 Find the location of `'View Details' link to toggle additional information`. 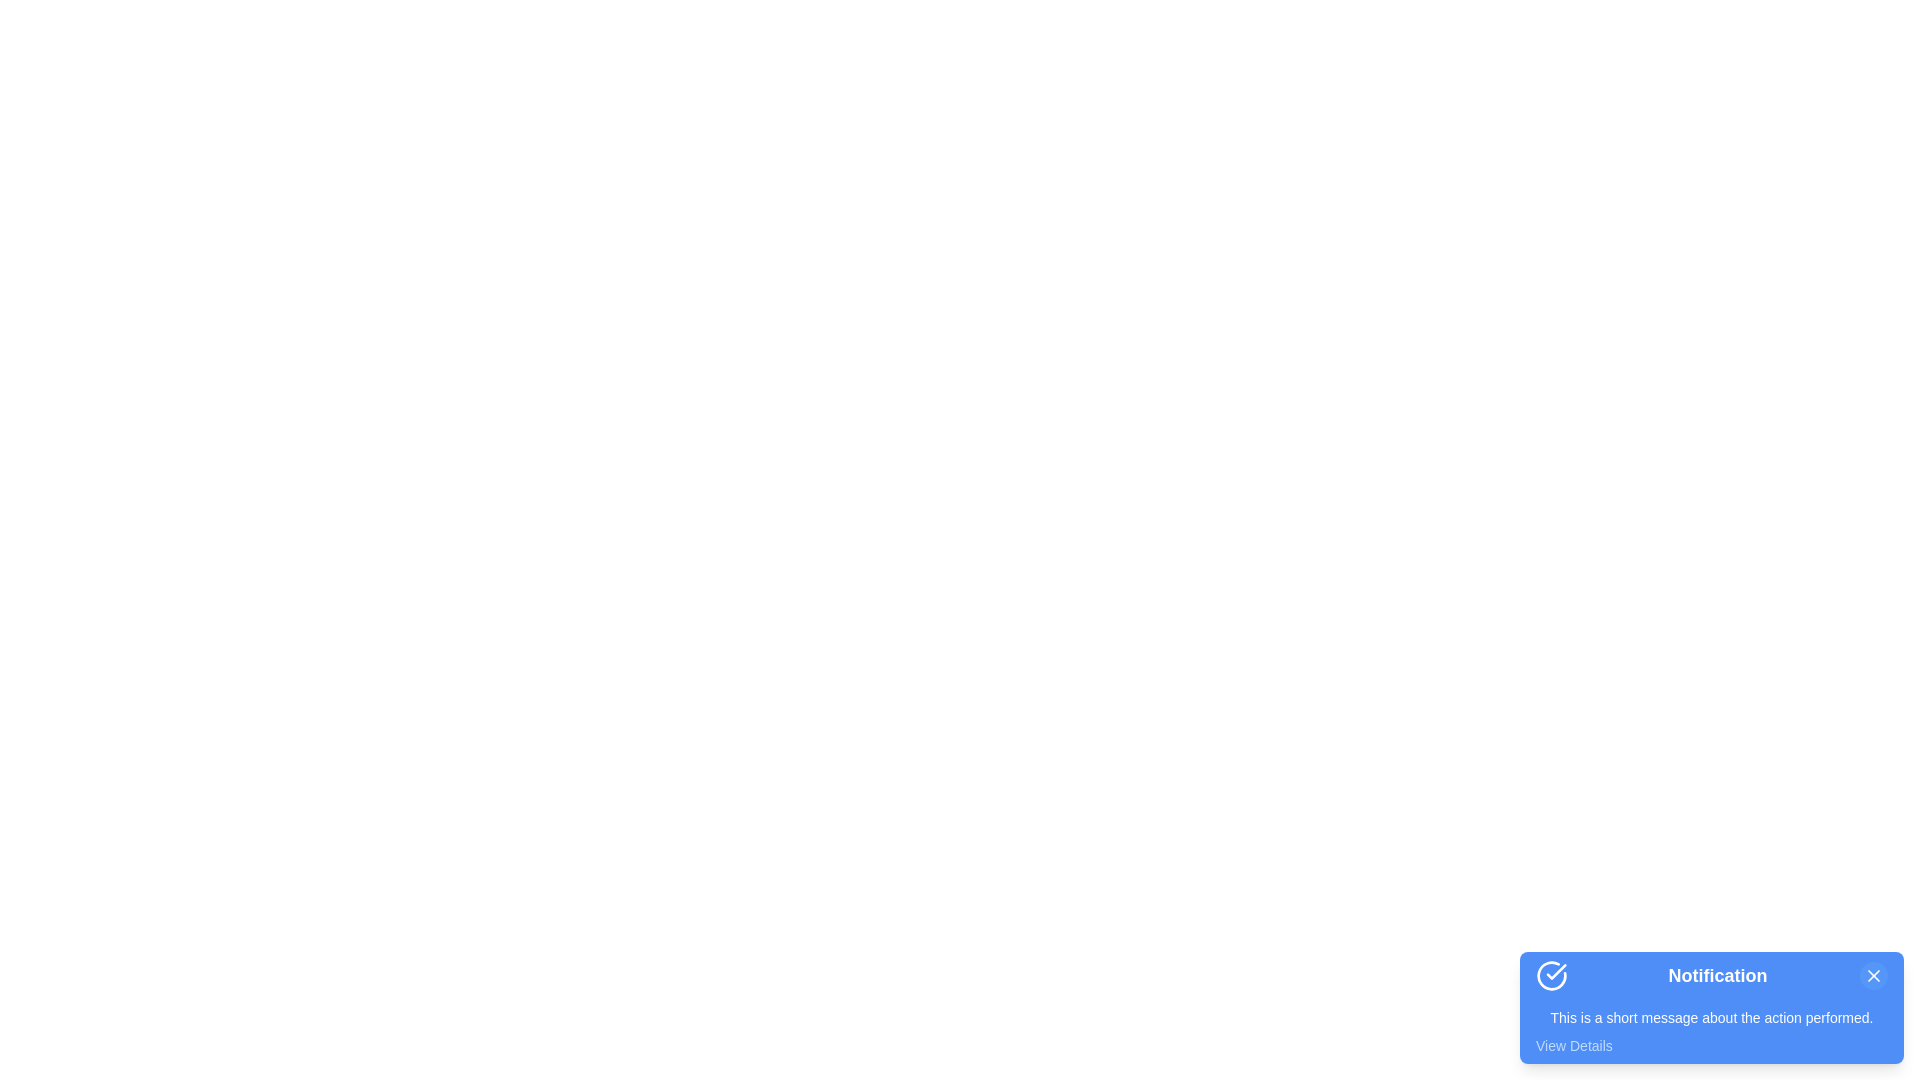

'View Details' link to toggle additional information is located at coordinates (1573, 1044).